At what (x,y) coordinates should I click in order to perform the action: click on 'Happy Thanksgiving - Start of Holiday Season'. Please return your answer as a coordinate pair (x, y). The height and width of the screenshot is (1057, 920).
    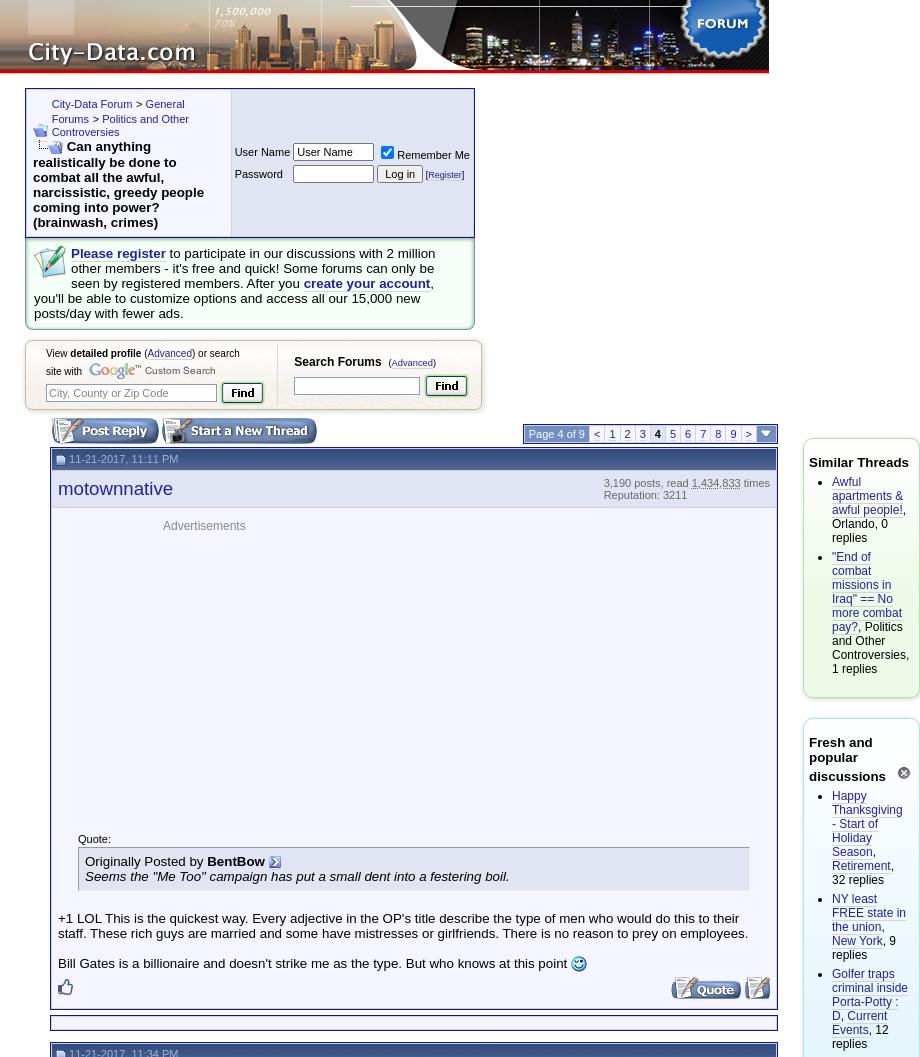
    Looking at the image, I should click on (866, 822).